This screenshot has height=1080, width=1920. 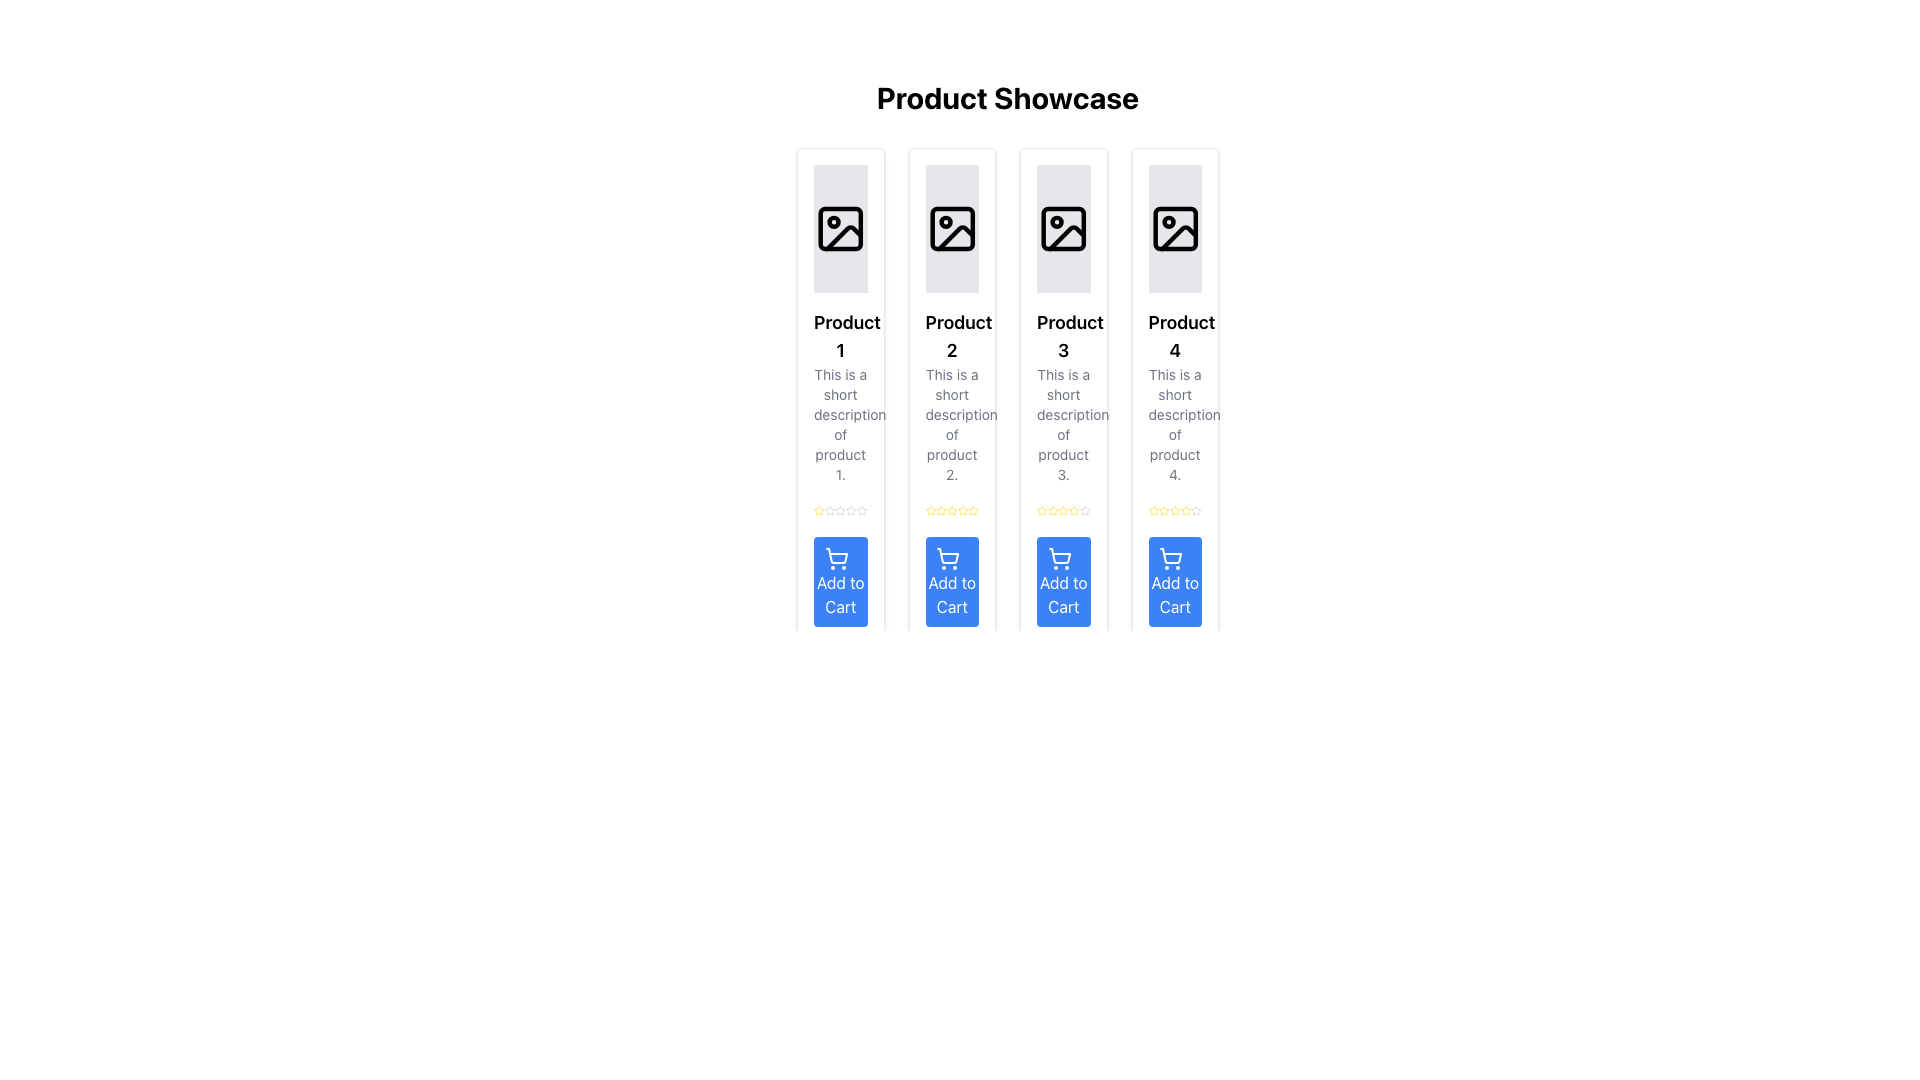 I want to click on the vector graphic icon representing the shopping cart structure located within the blue 'Add to Cart' button beneath the third product card, so click(x=947, y=555).